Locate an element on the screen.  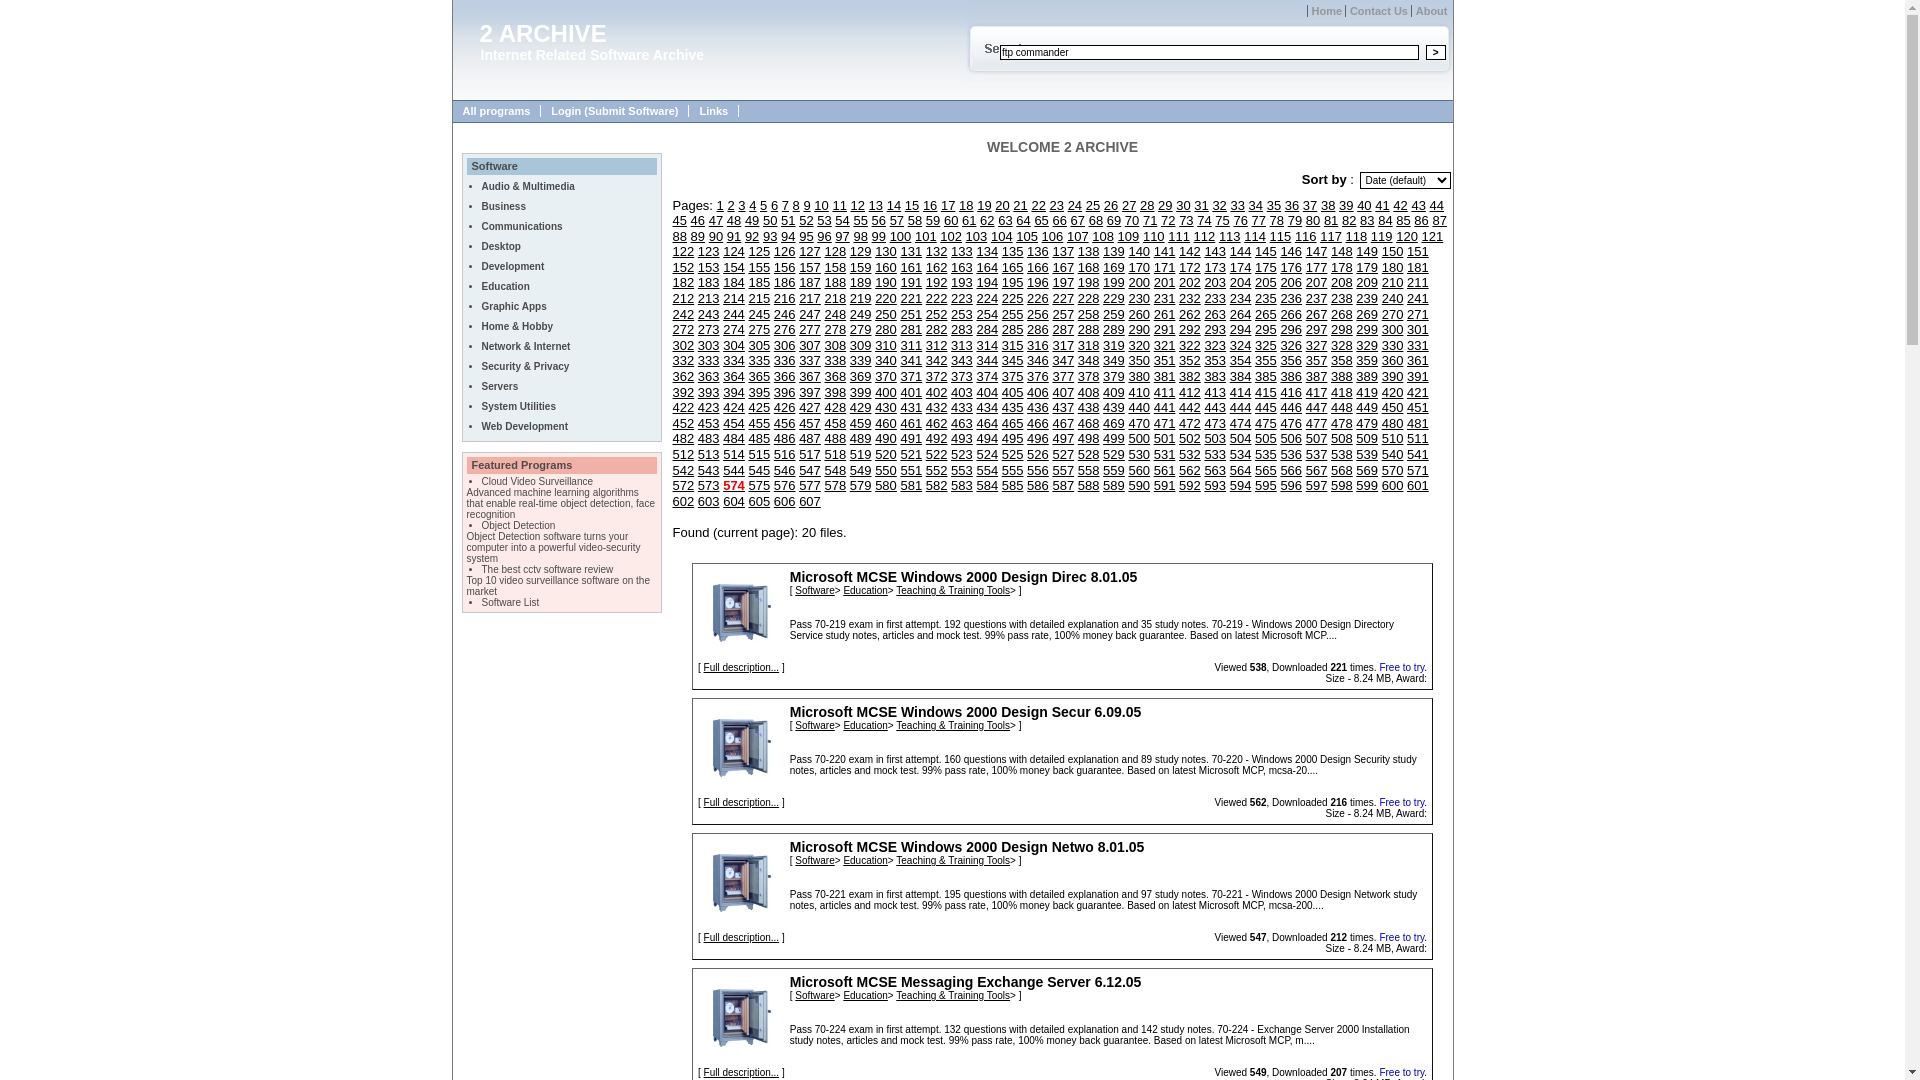
'391' is located at coordinates (1405, 376).